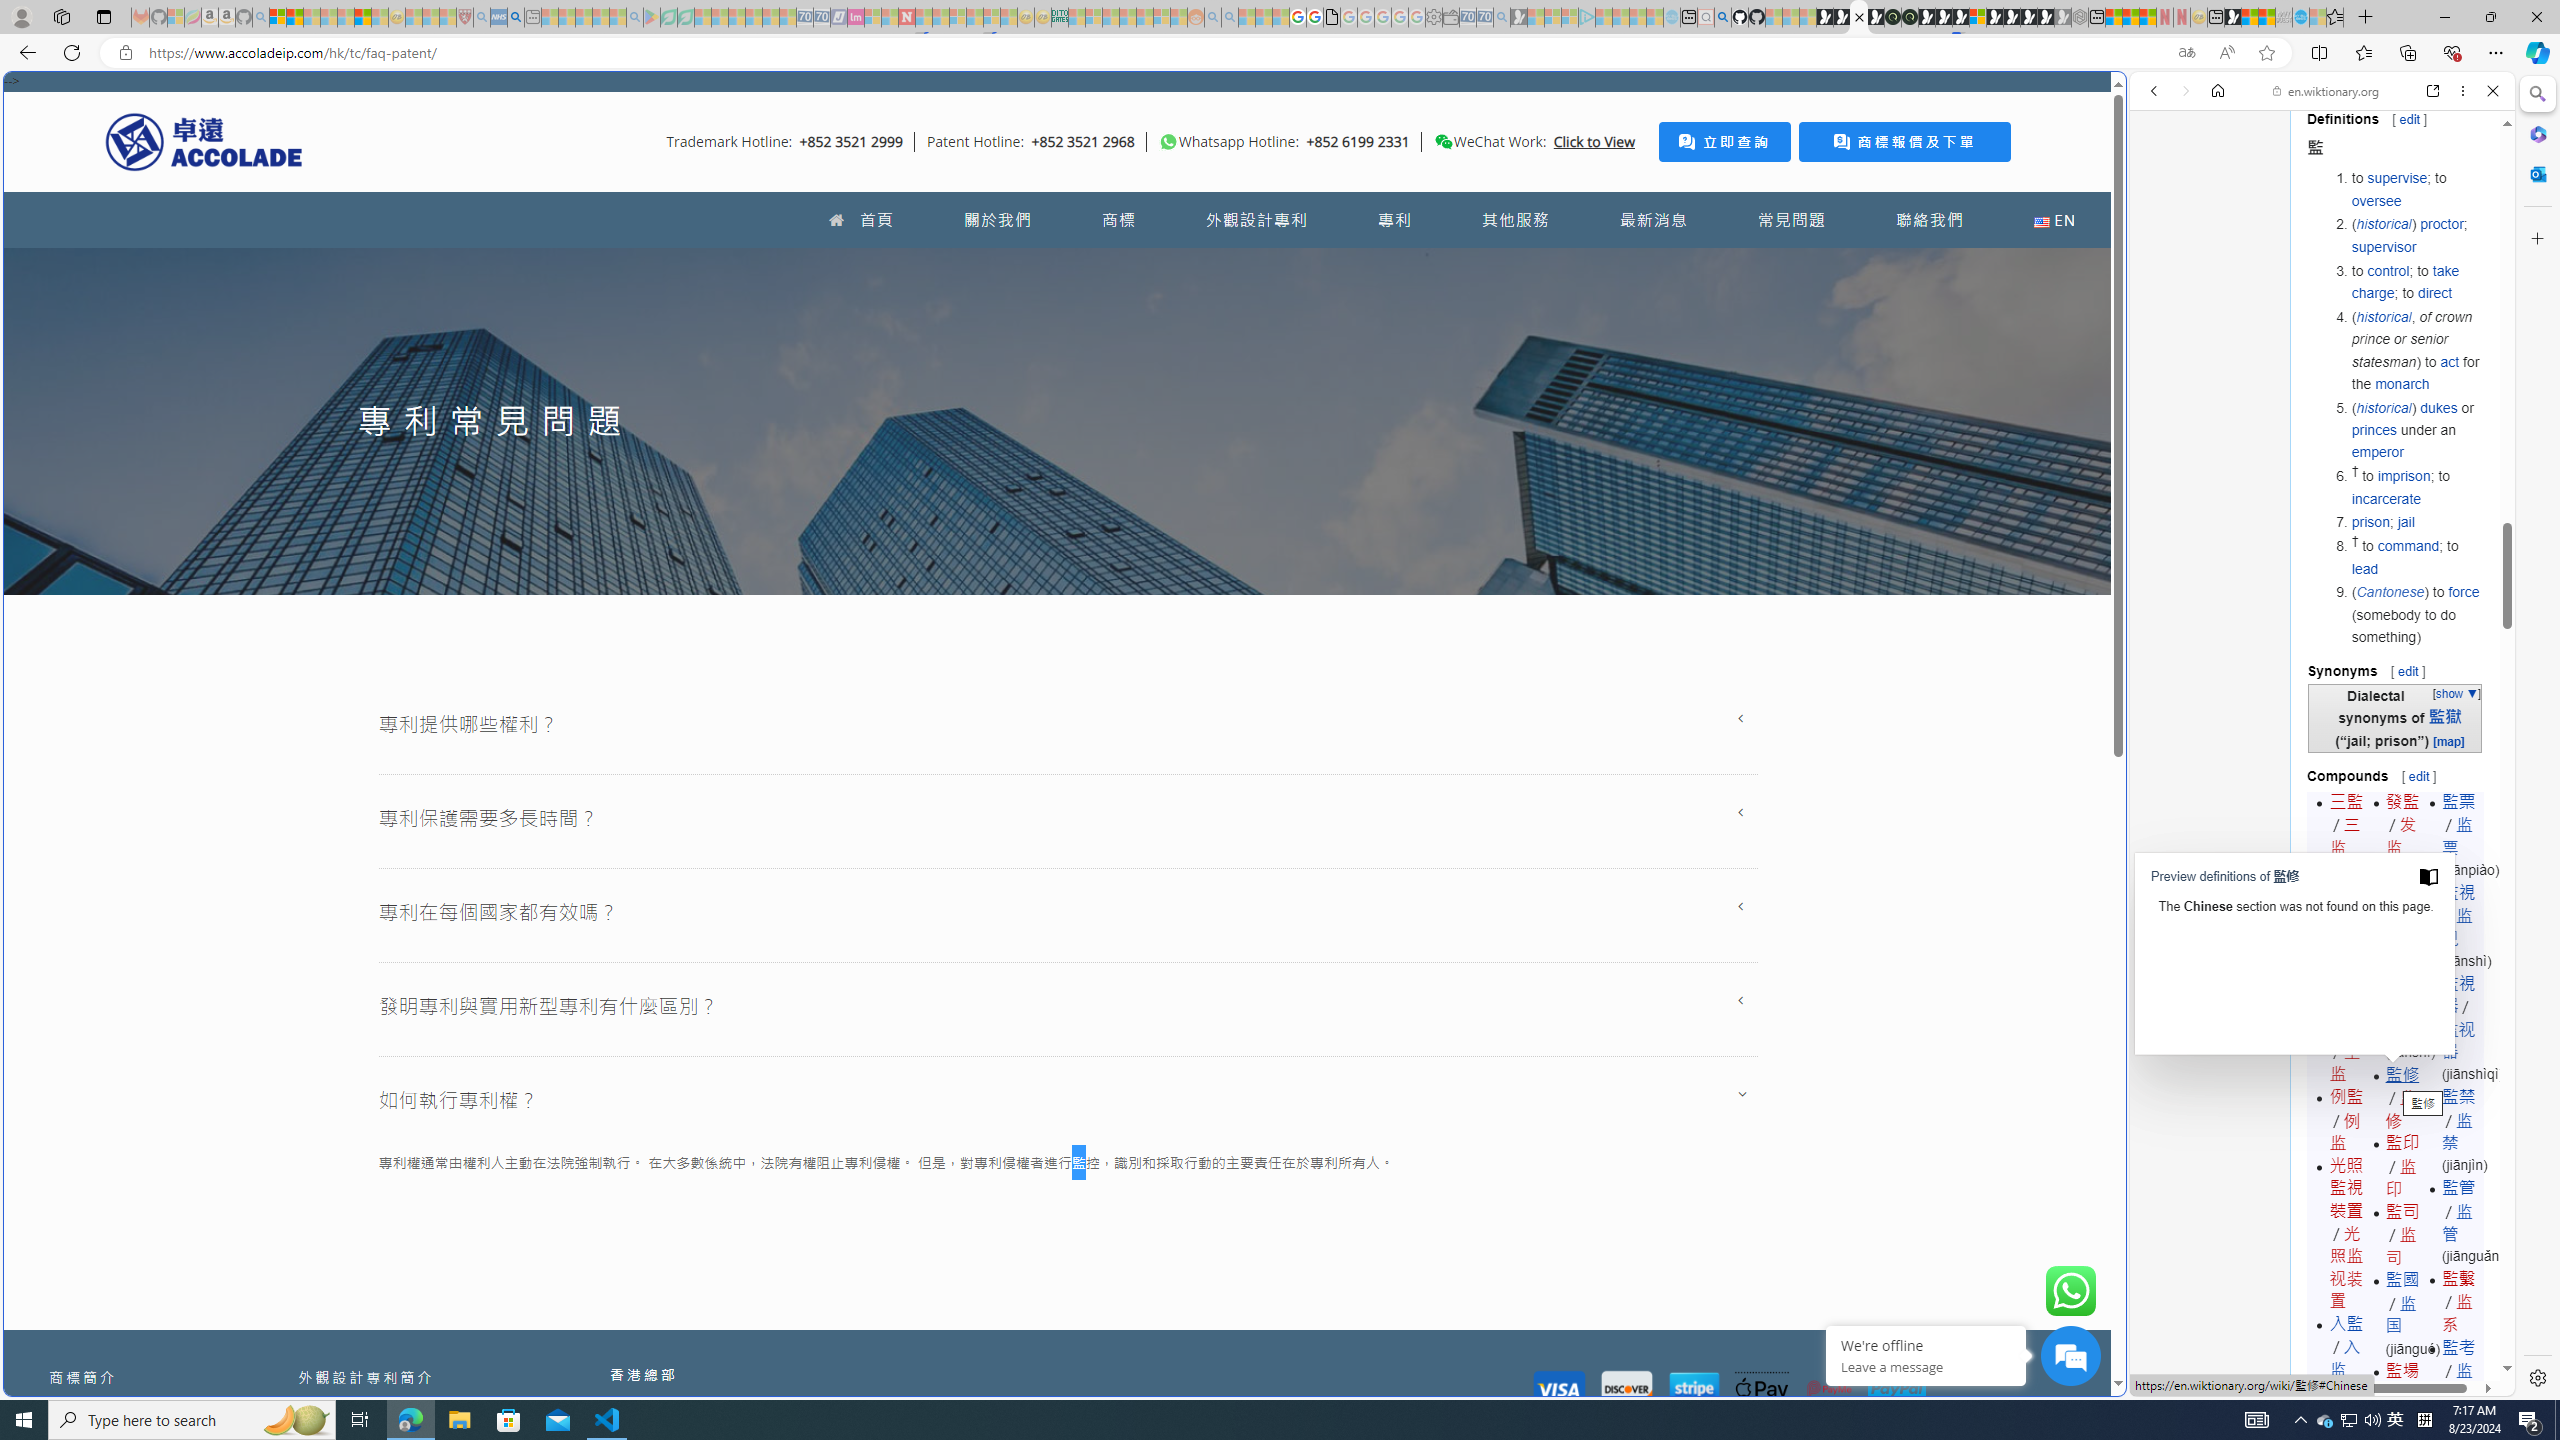  Describe the element at coordinates (2405, 475) in the screenshot. I see `'imprison'` at that location.